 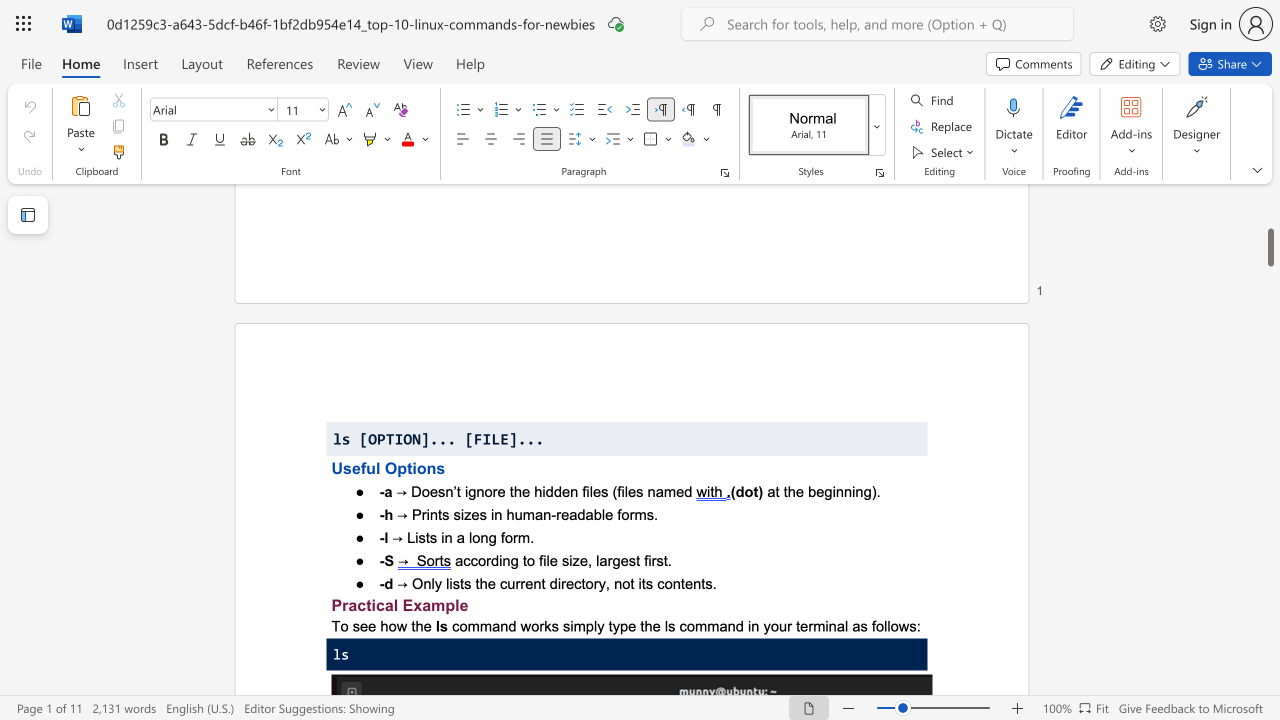 I want to click on the subset text "lists the current directory, not its conten" within the text "→ Only lists the current directory, not its contents.", so click(x=445, y=583).